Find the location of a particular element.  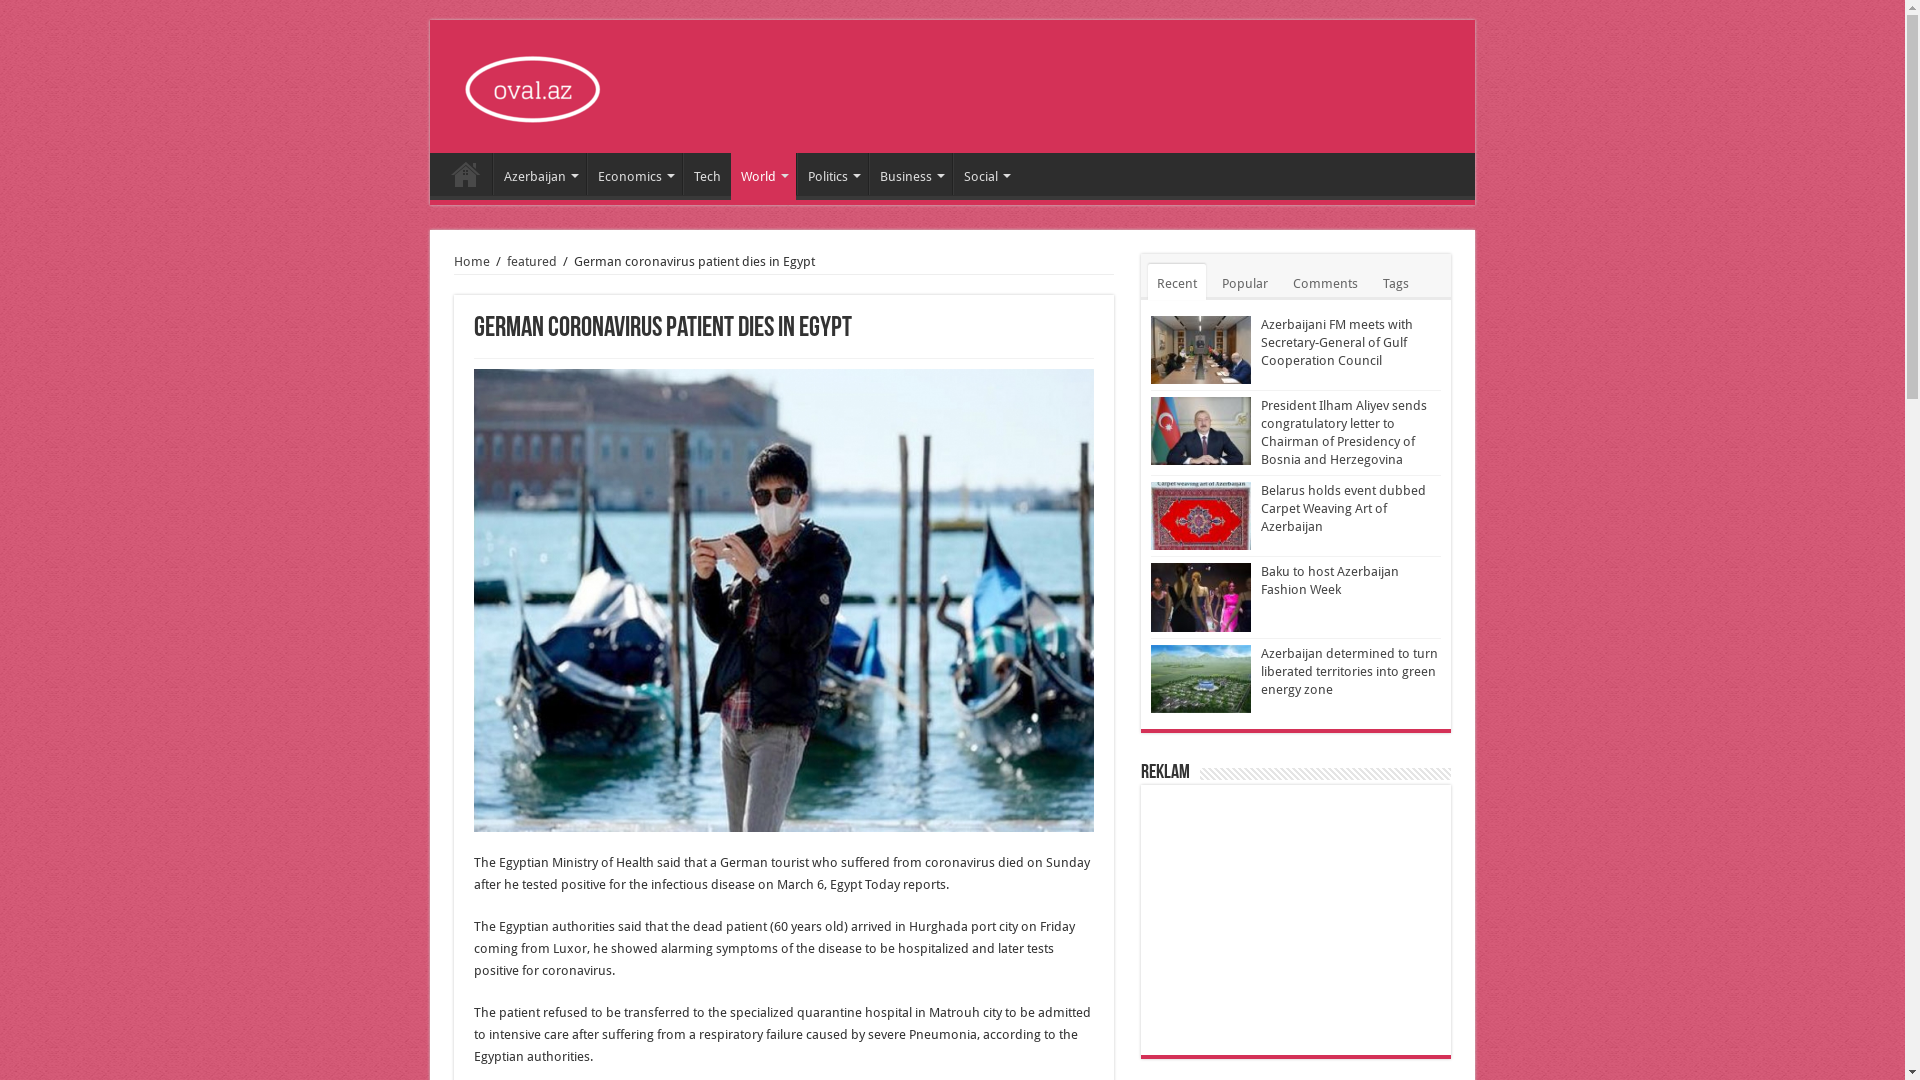

'Politics' is located at coordinates (795, 172).